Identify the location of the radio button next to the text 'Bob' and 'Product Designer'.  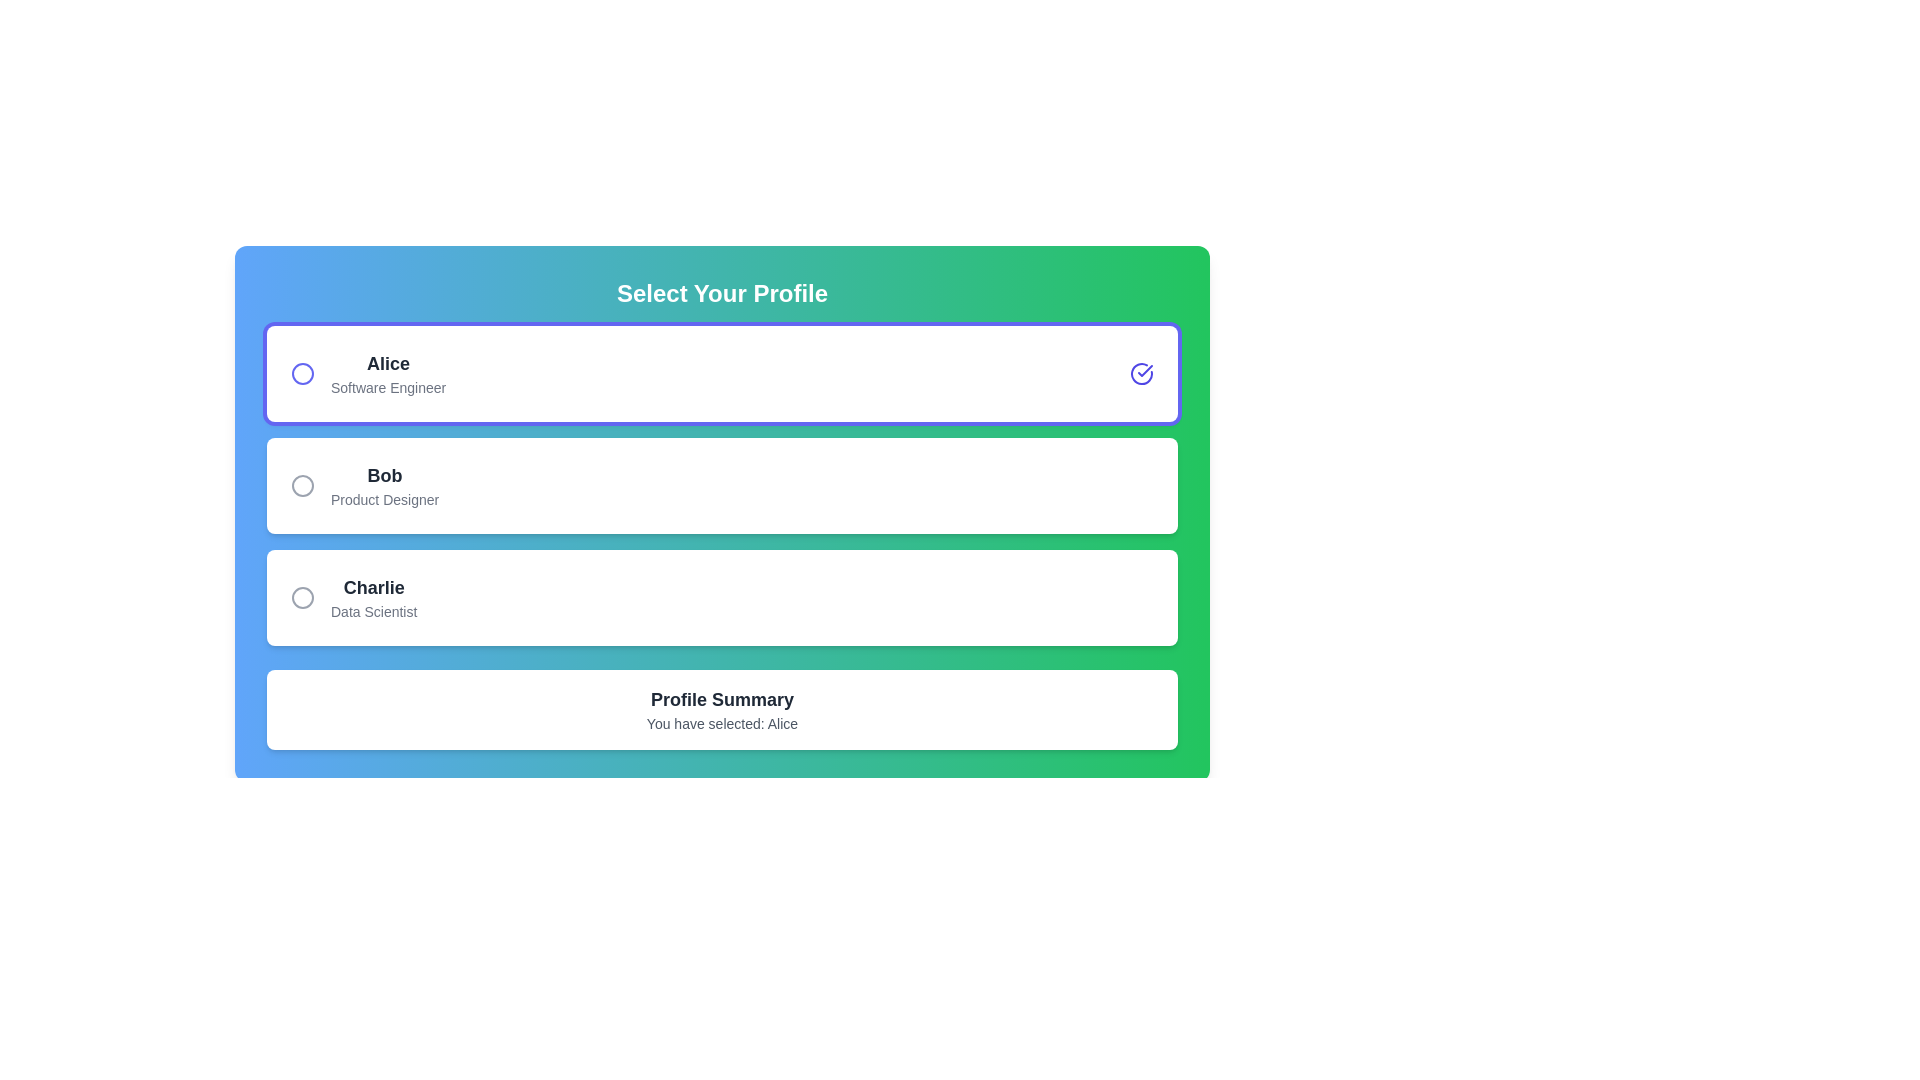
(301, 486).